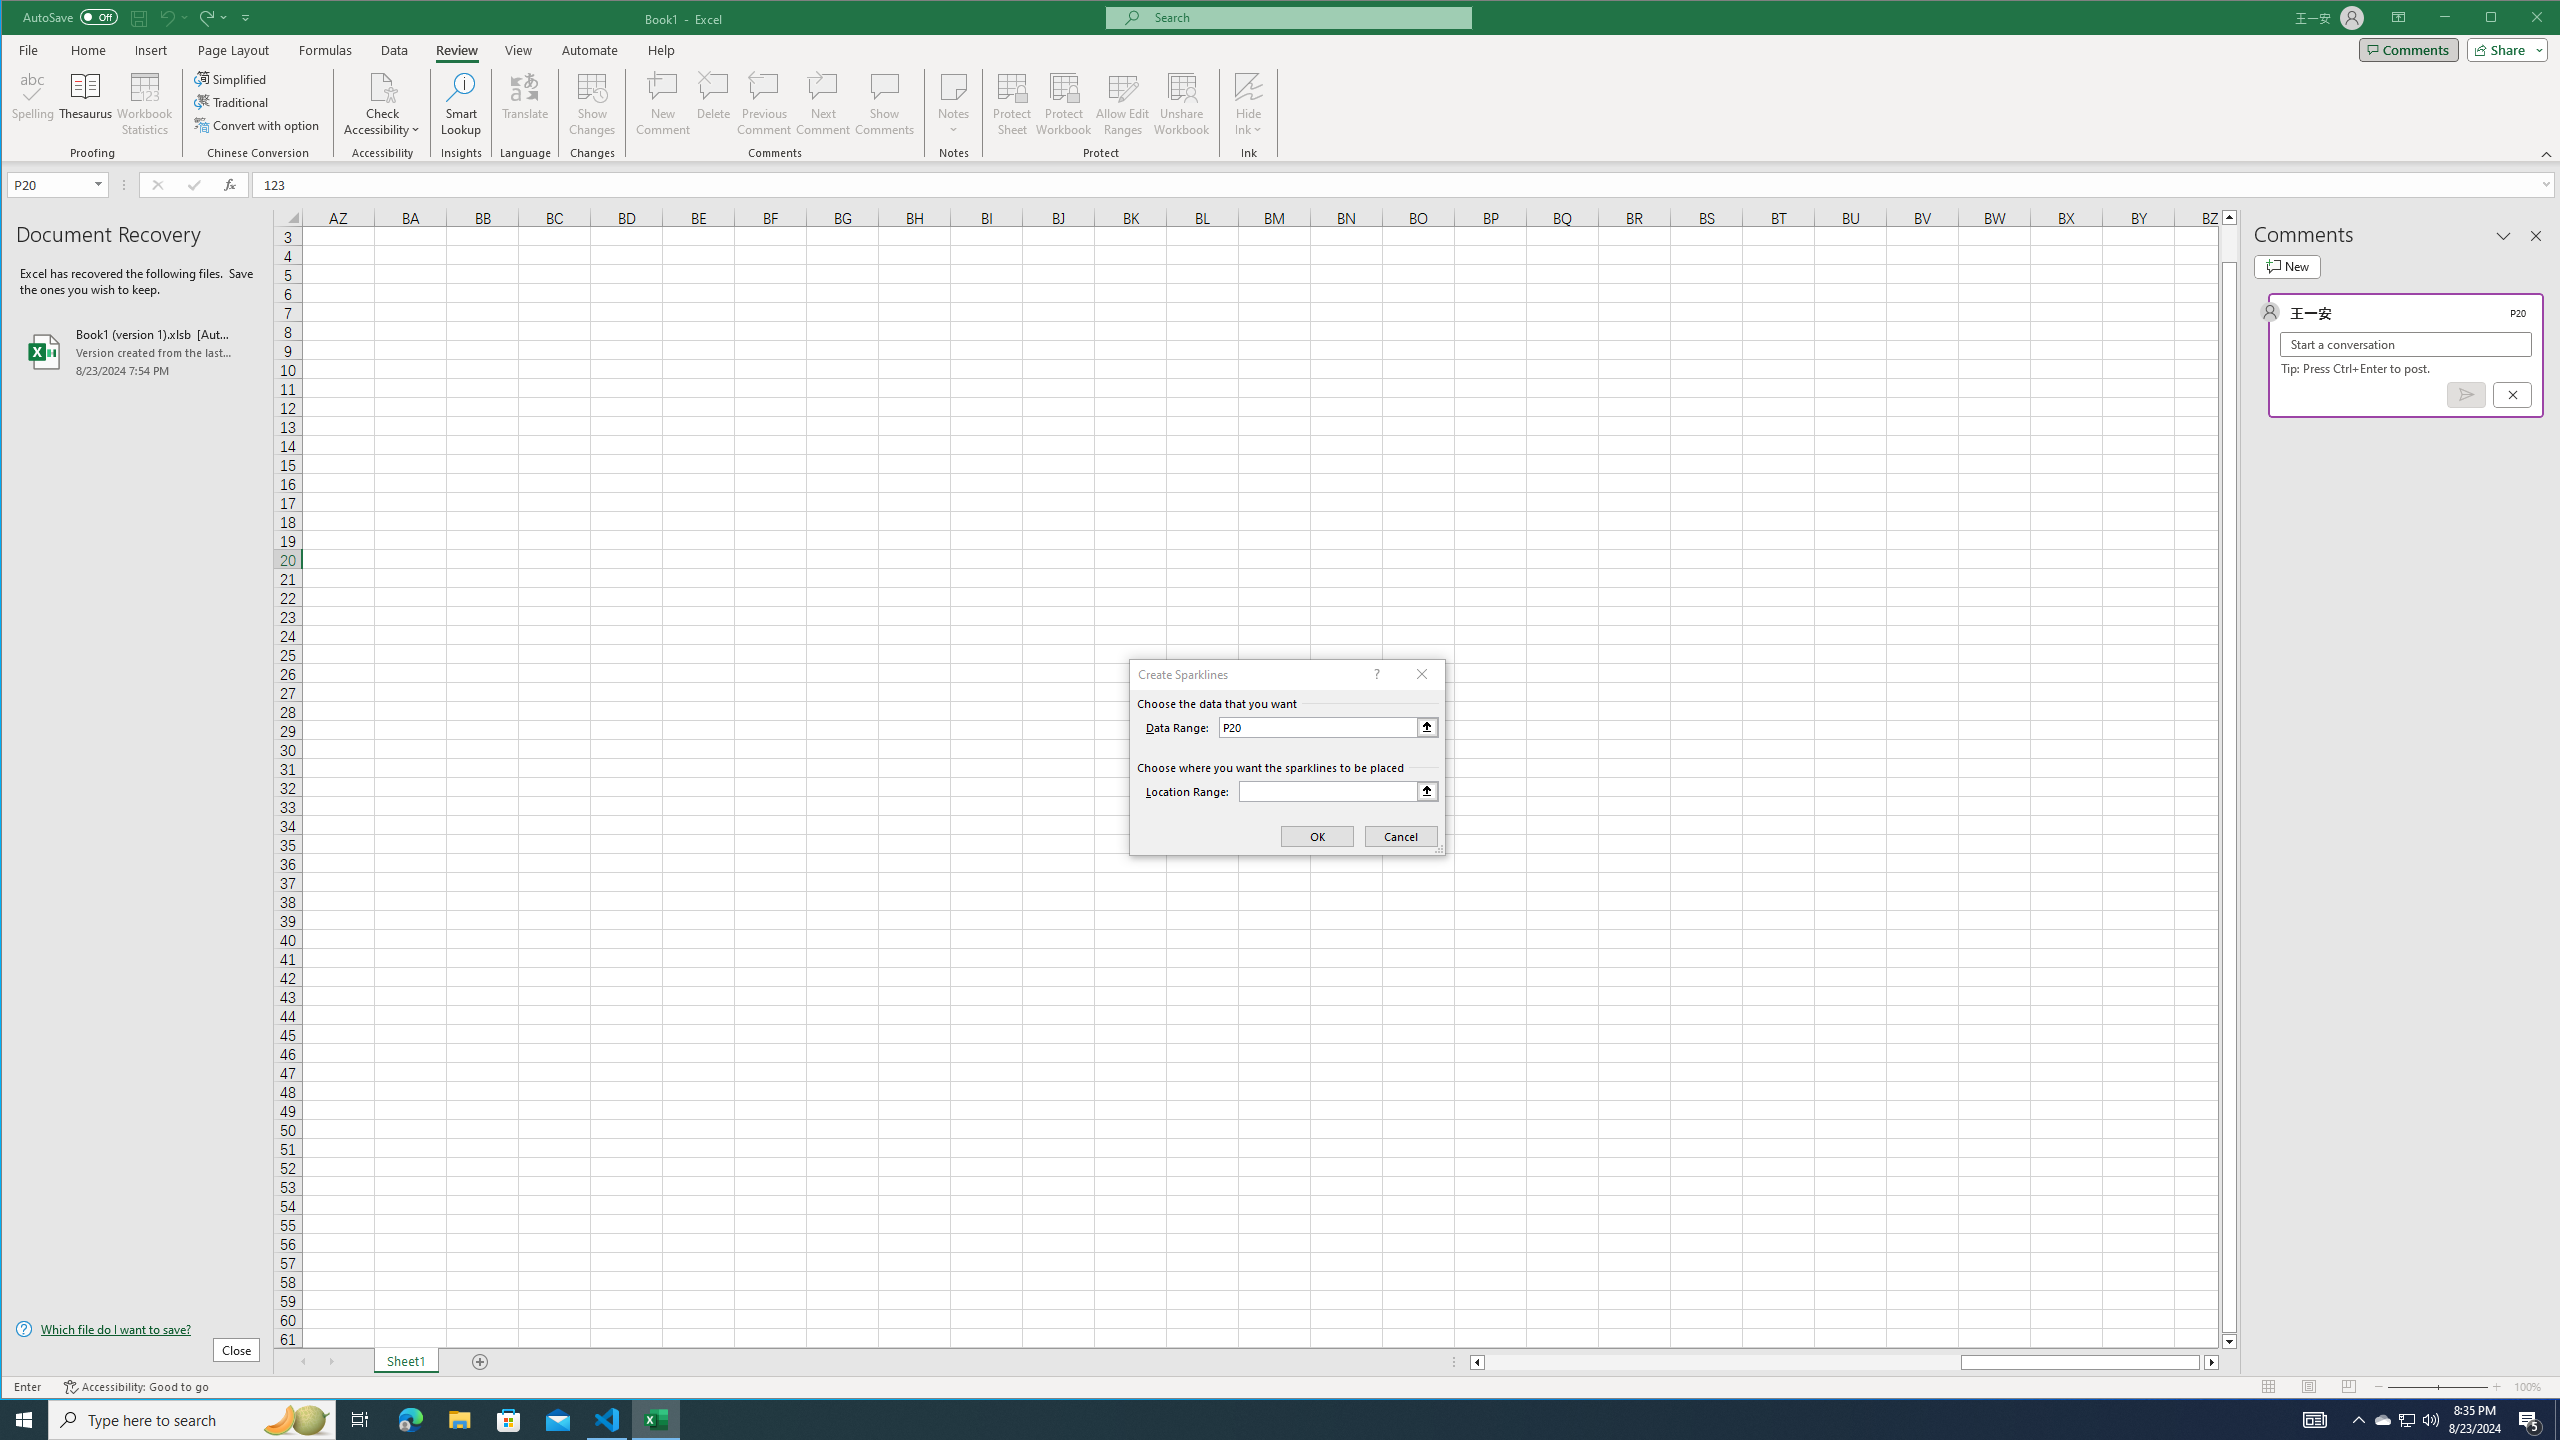 This screenshot has height=1440, width=2560. I want to click on 'Workbook Statistics', so click(143, 103).